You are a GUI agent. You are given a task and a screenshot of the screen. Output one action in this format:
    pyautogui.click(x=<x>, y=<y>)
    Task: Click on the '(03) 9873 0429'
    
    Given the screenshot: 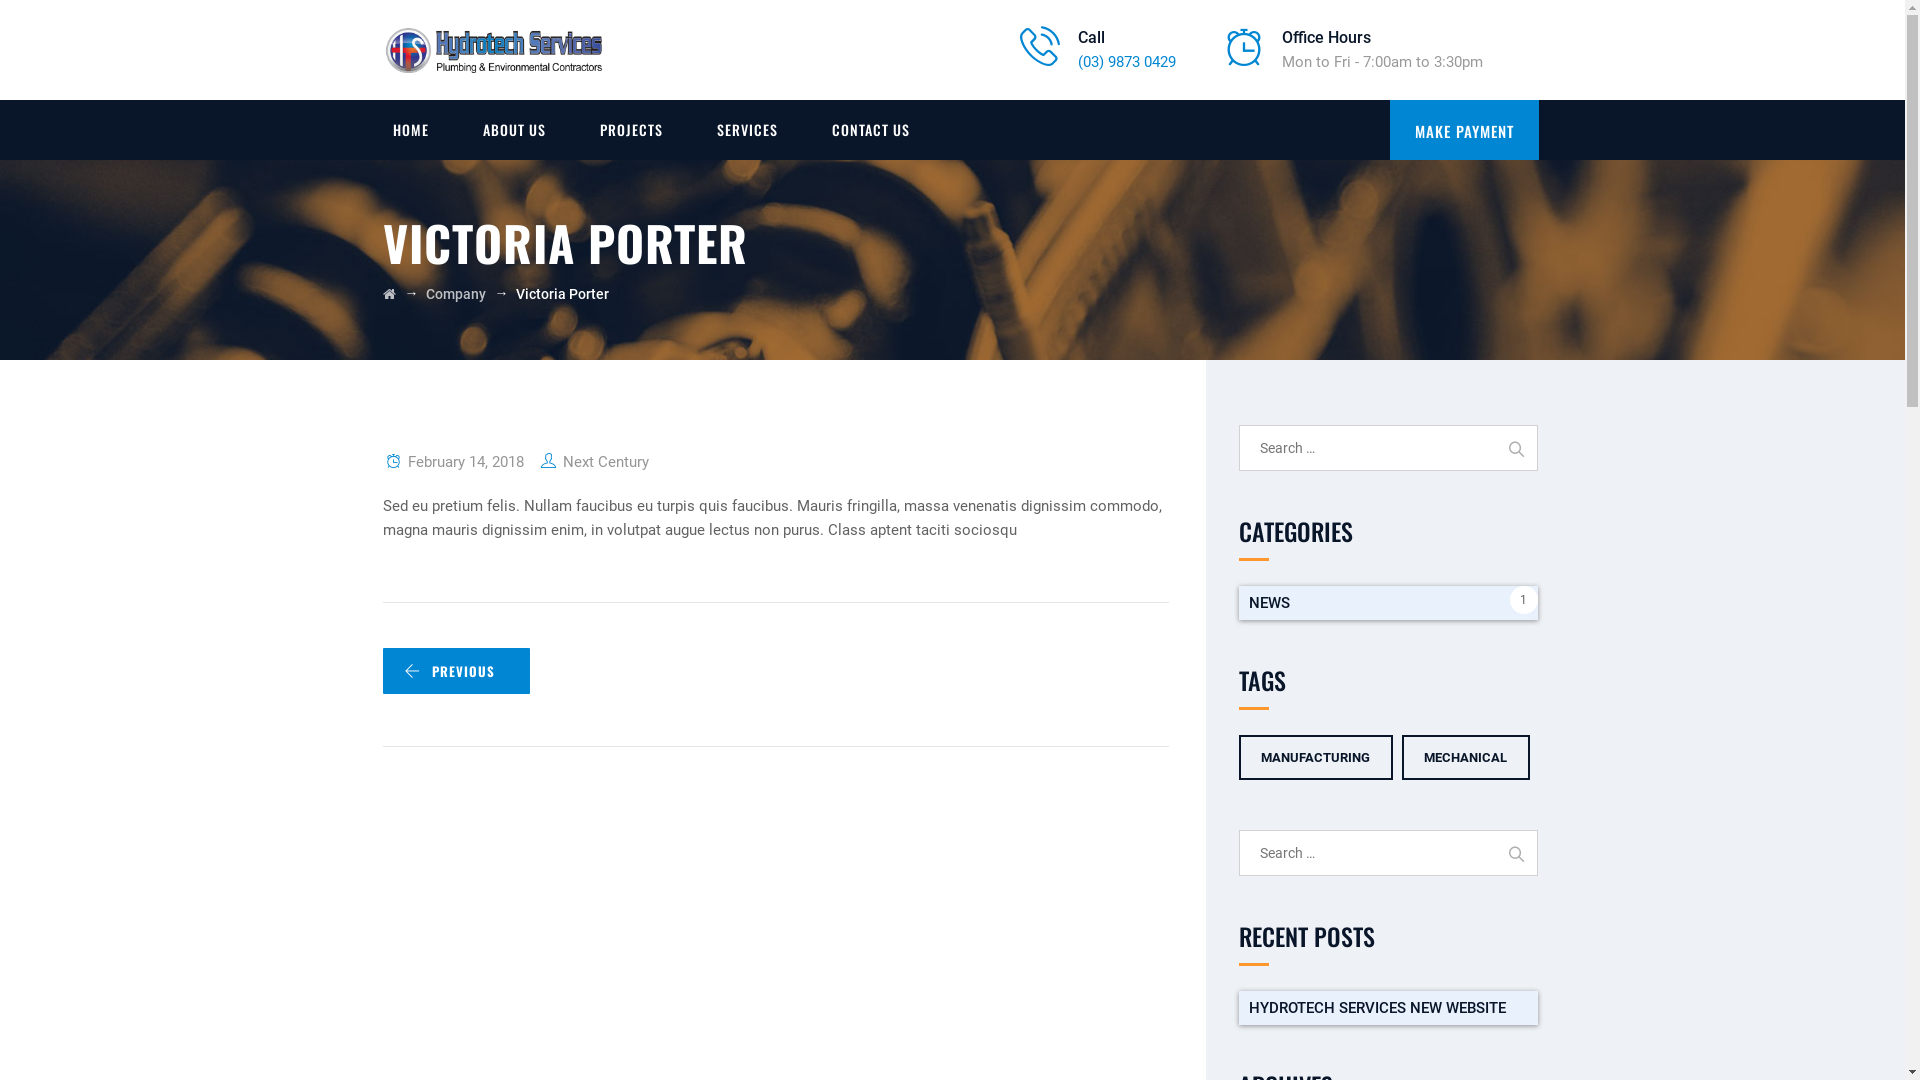 What is the action you would take?
    pyautogui.click(x=1127, y=60)
    